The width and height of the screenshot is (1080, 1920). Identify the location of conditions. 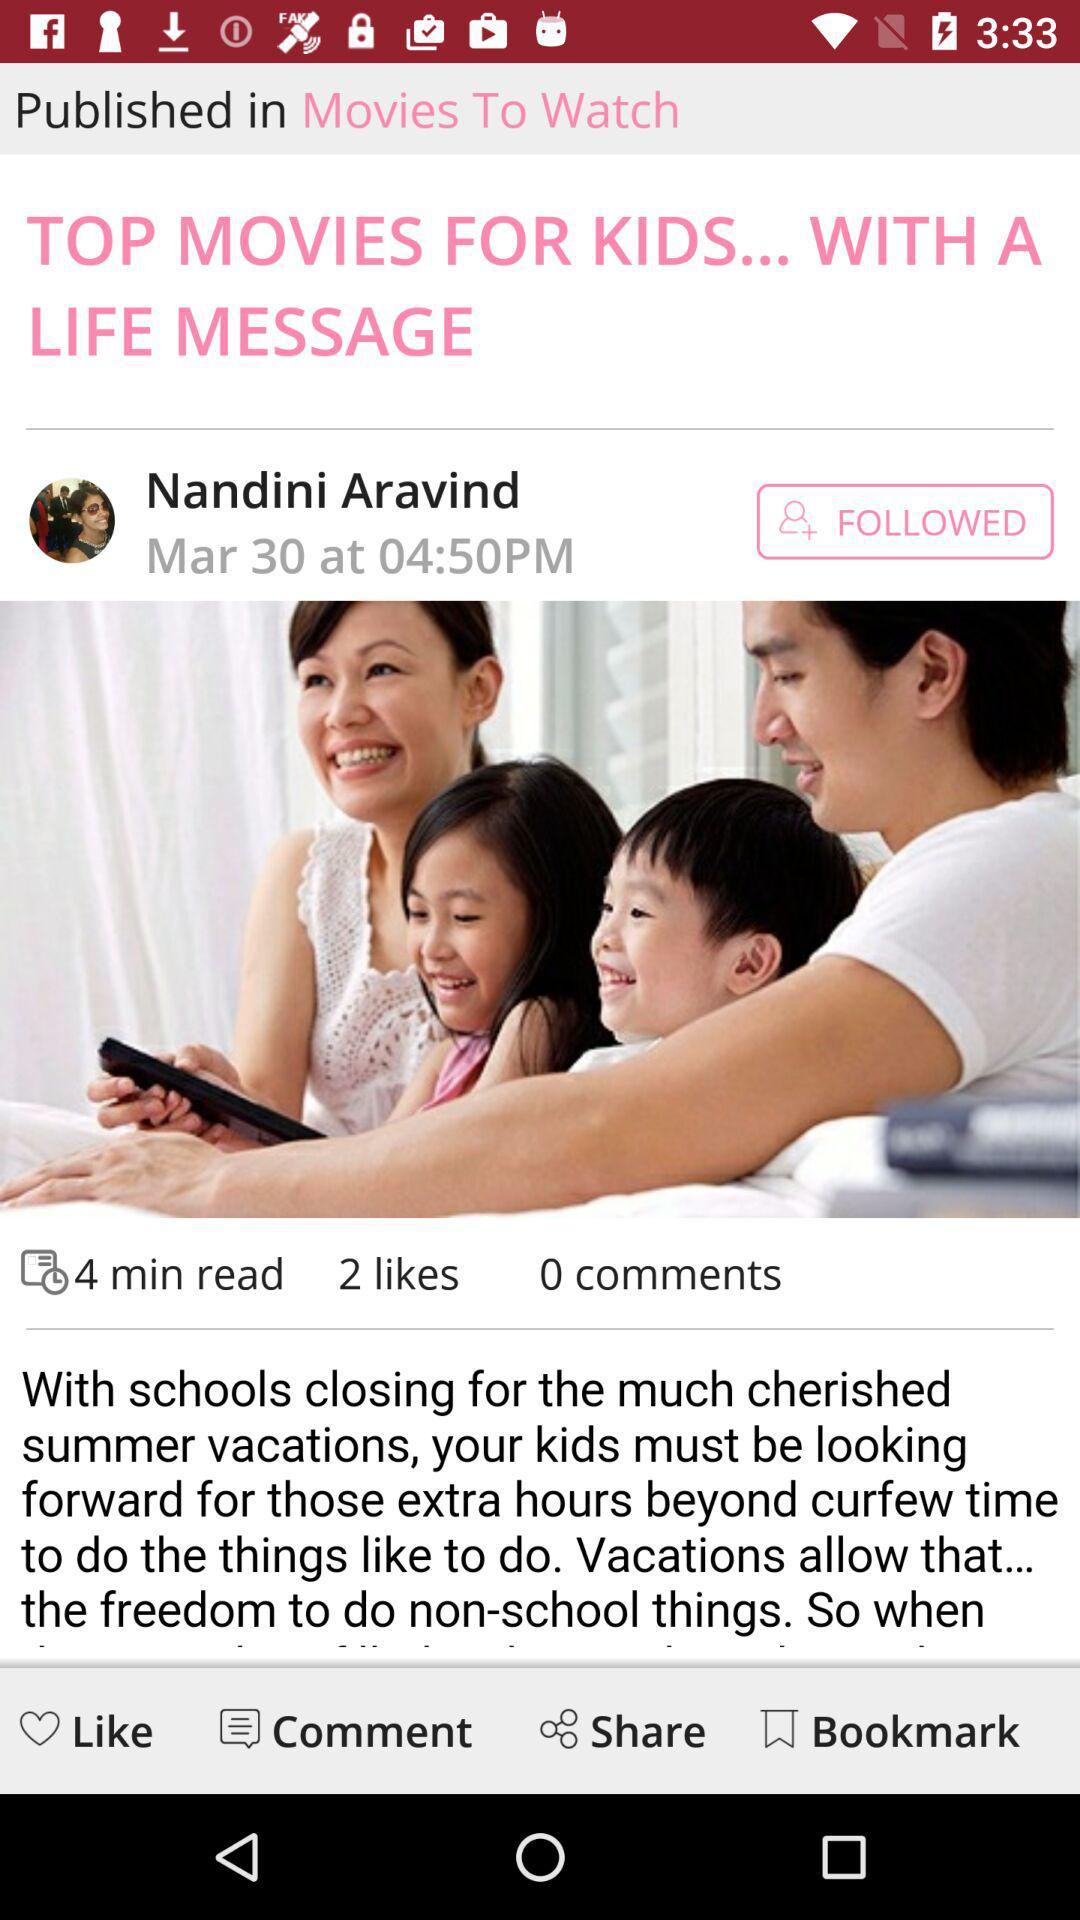
(540, 1495).